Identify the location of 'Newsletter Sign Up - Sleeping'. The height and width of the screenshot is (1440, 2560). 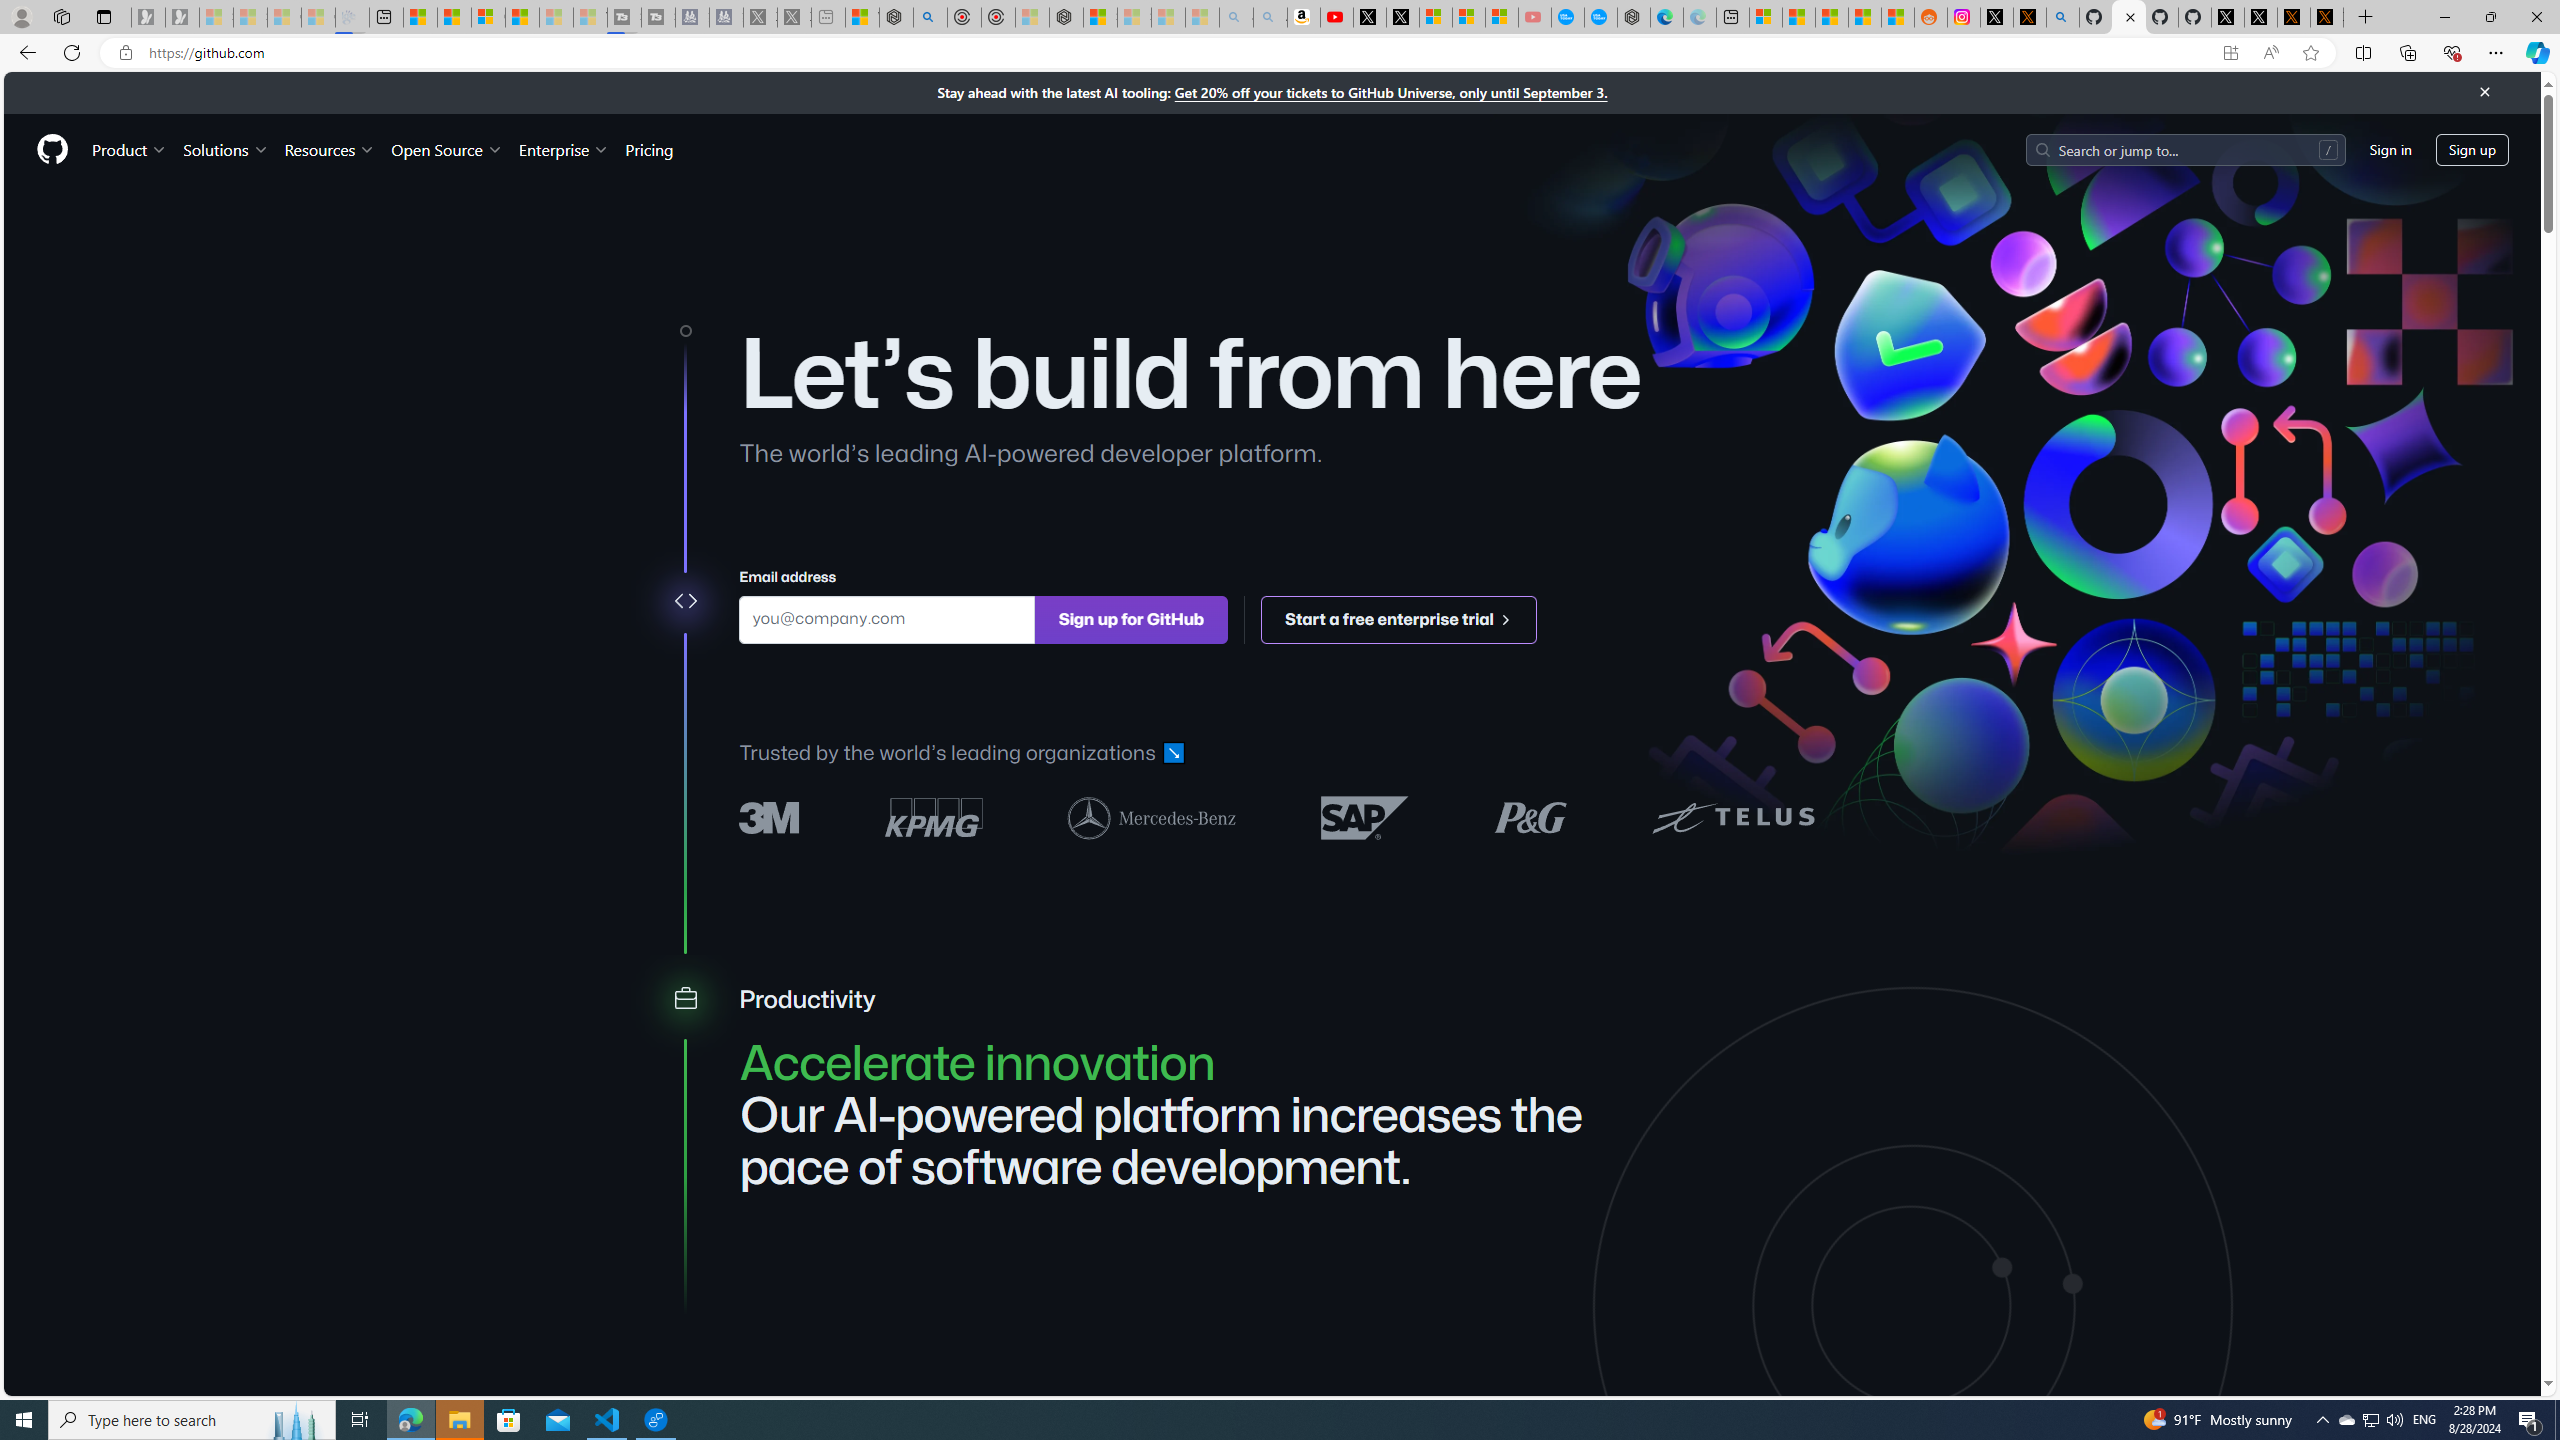
(180, 16).